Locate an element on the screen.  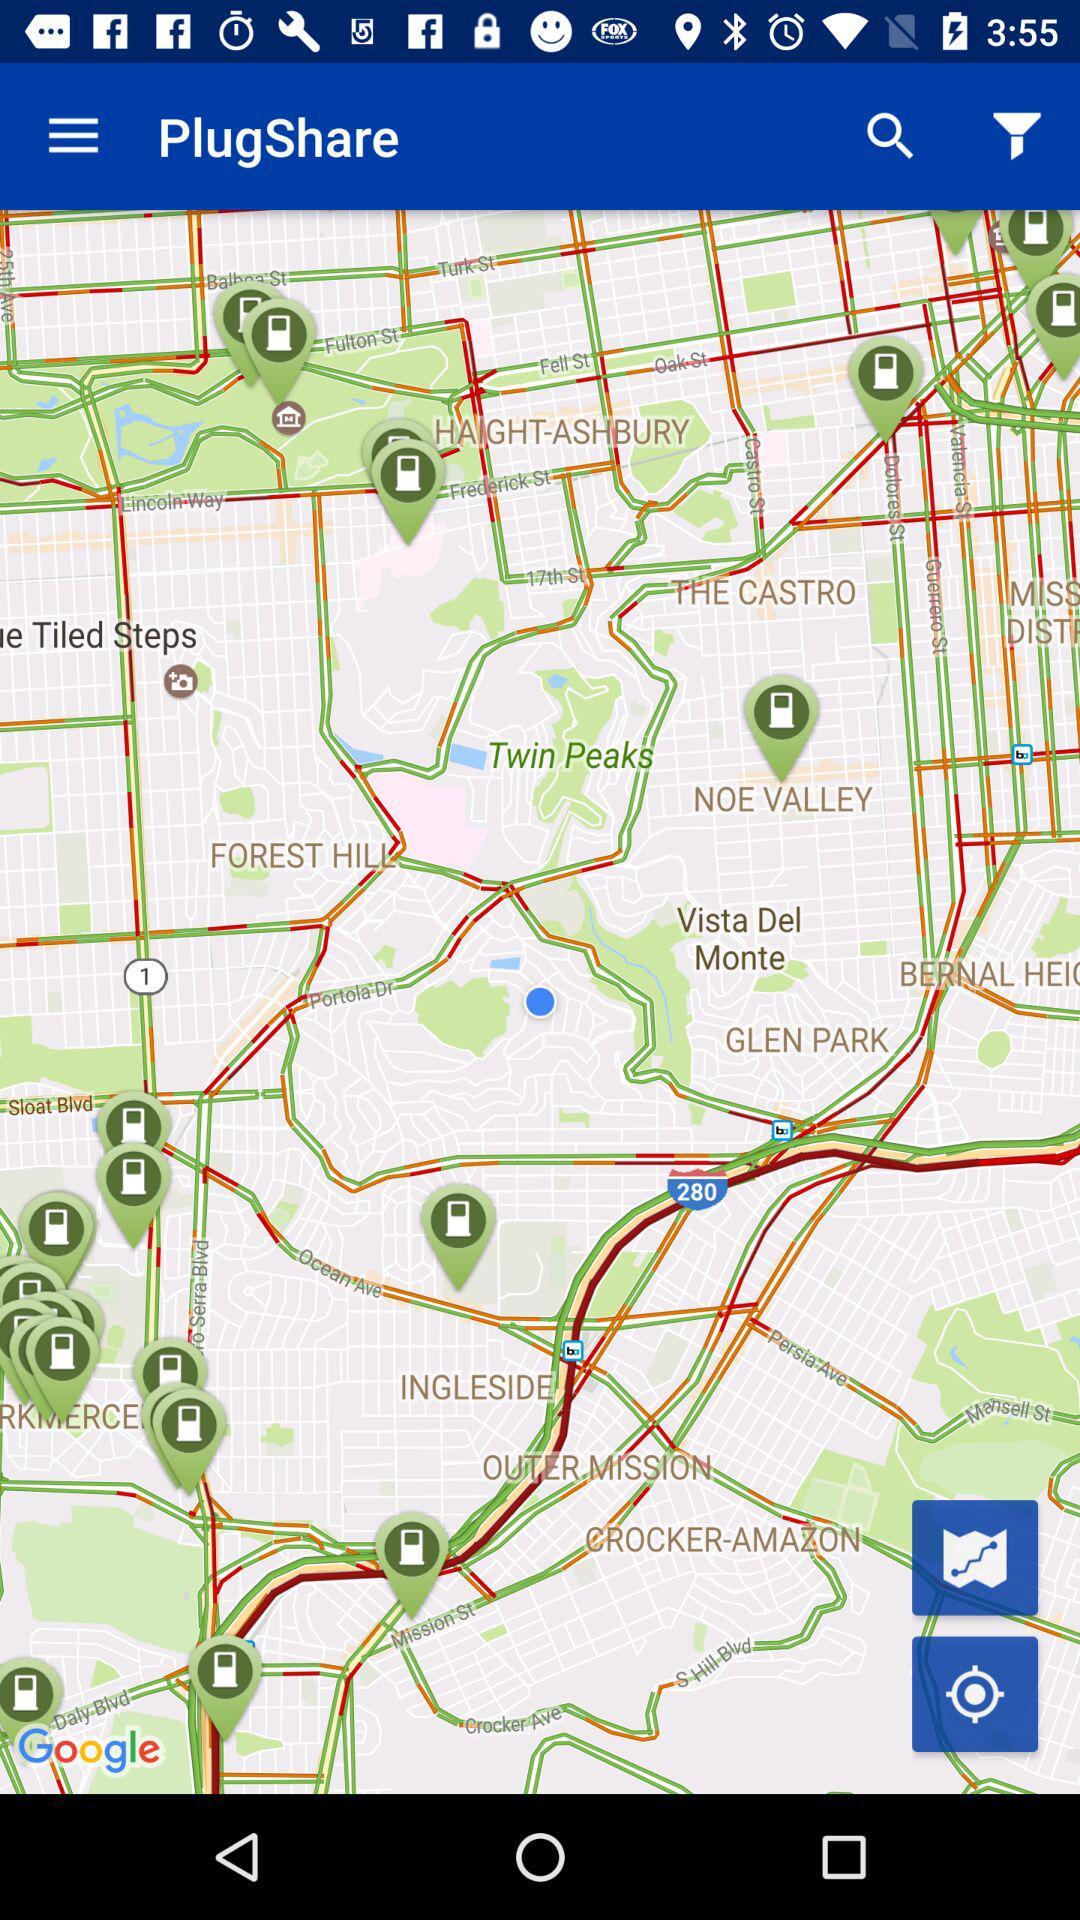
waypoint is located at coordinates (974, 1556).